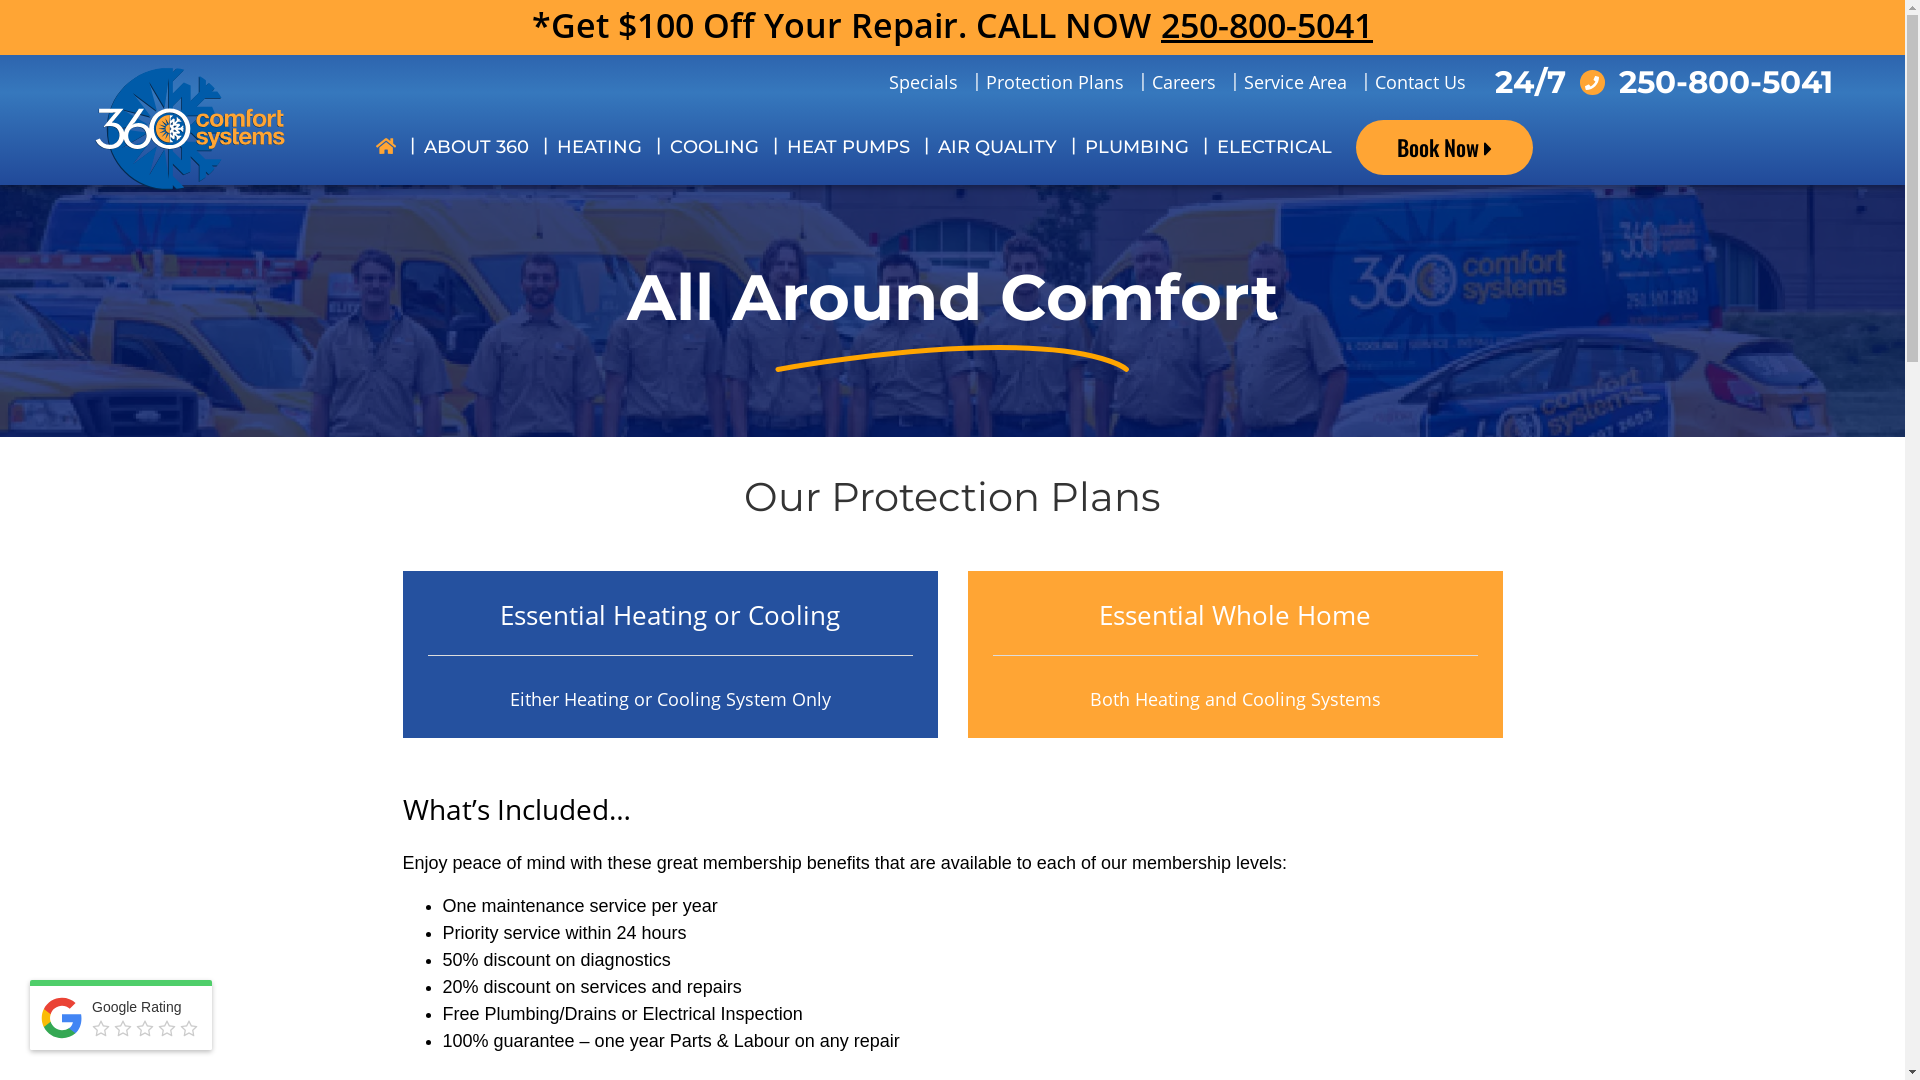 The image size is (1920, 1080). What do you see at coordinates (1418, 81) in the screenshot?
I see `'Contact Us'` at bounding box center [1418, 81].